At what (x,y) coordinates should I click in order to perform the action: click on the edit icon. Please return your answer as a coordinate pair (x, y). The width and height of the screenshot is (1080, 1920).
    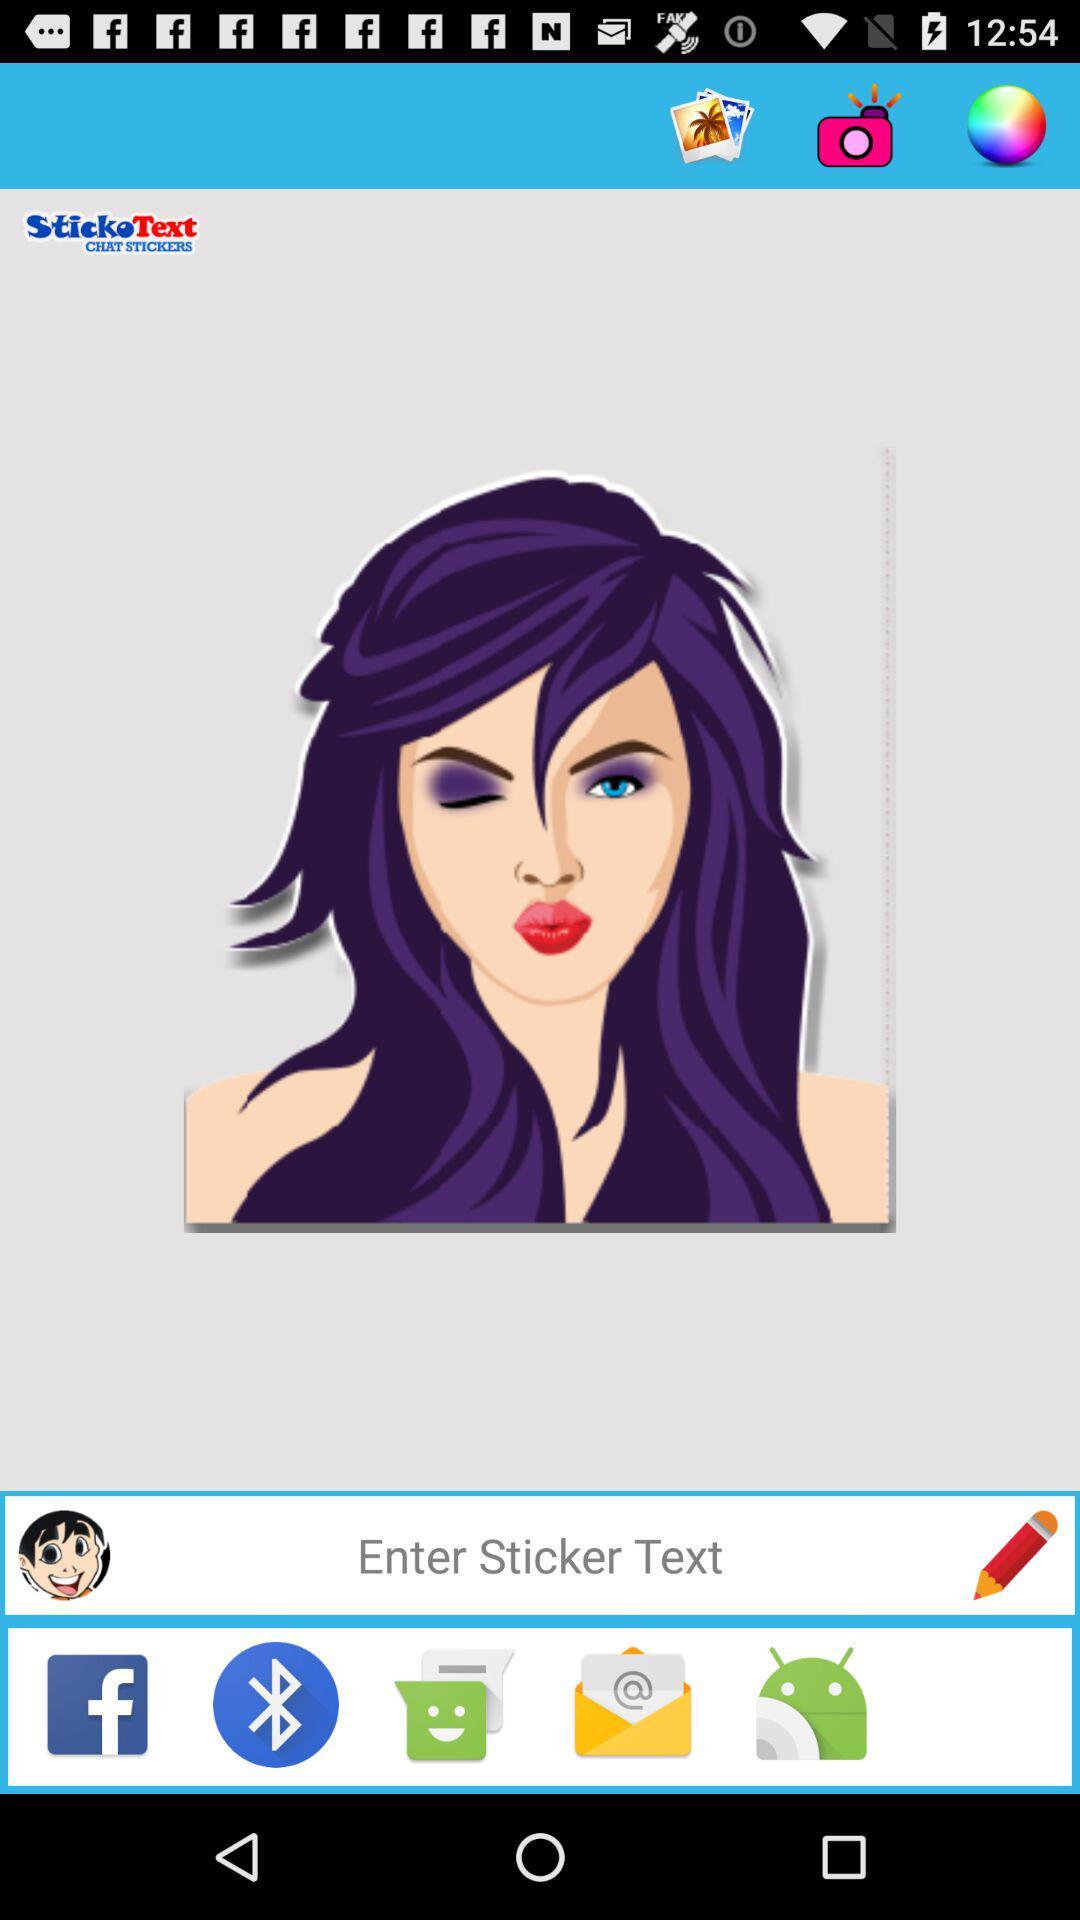
    Looking at the image, I should click on (1015, 1664).